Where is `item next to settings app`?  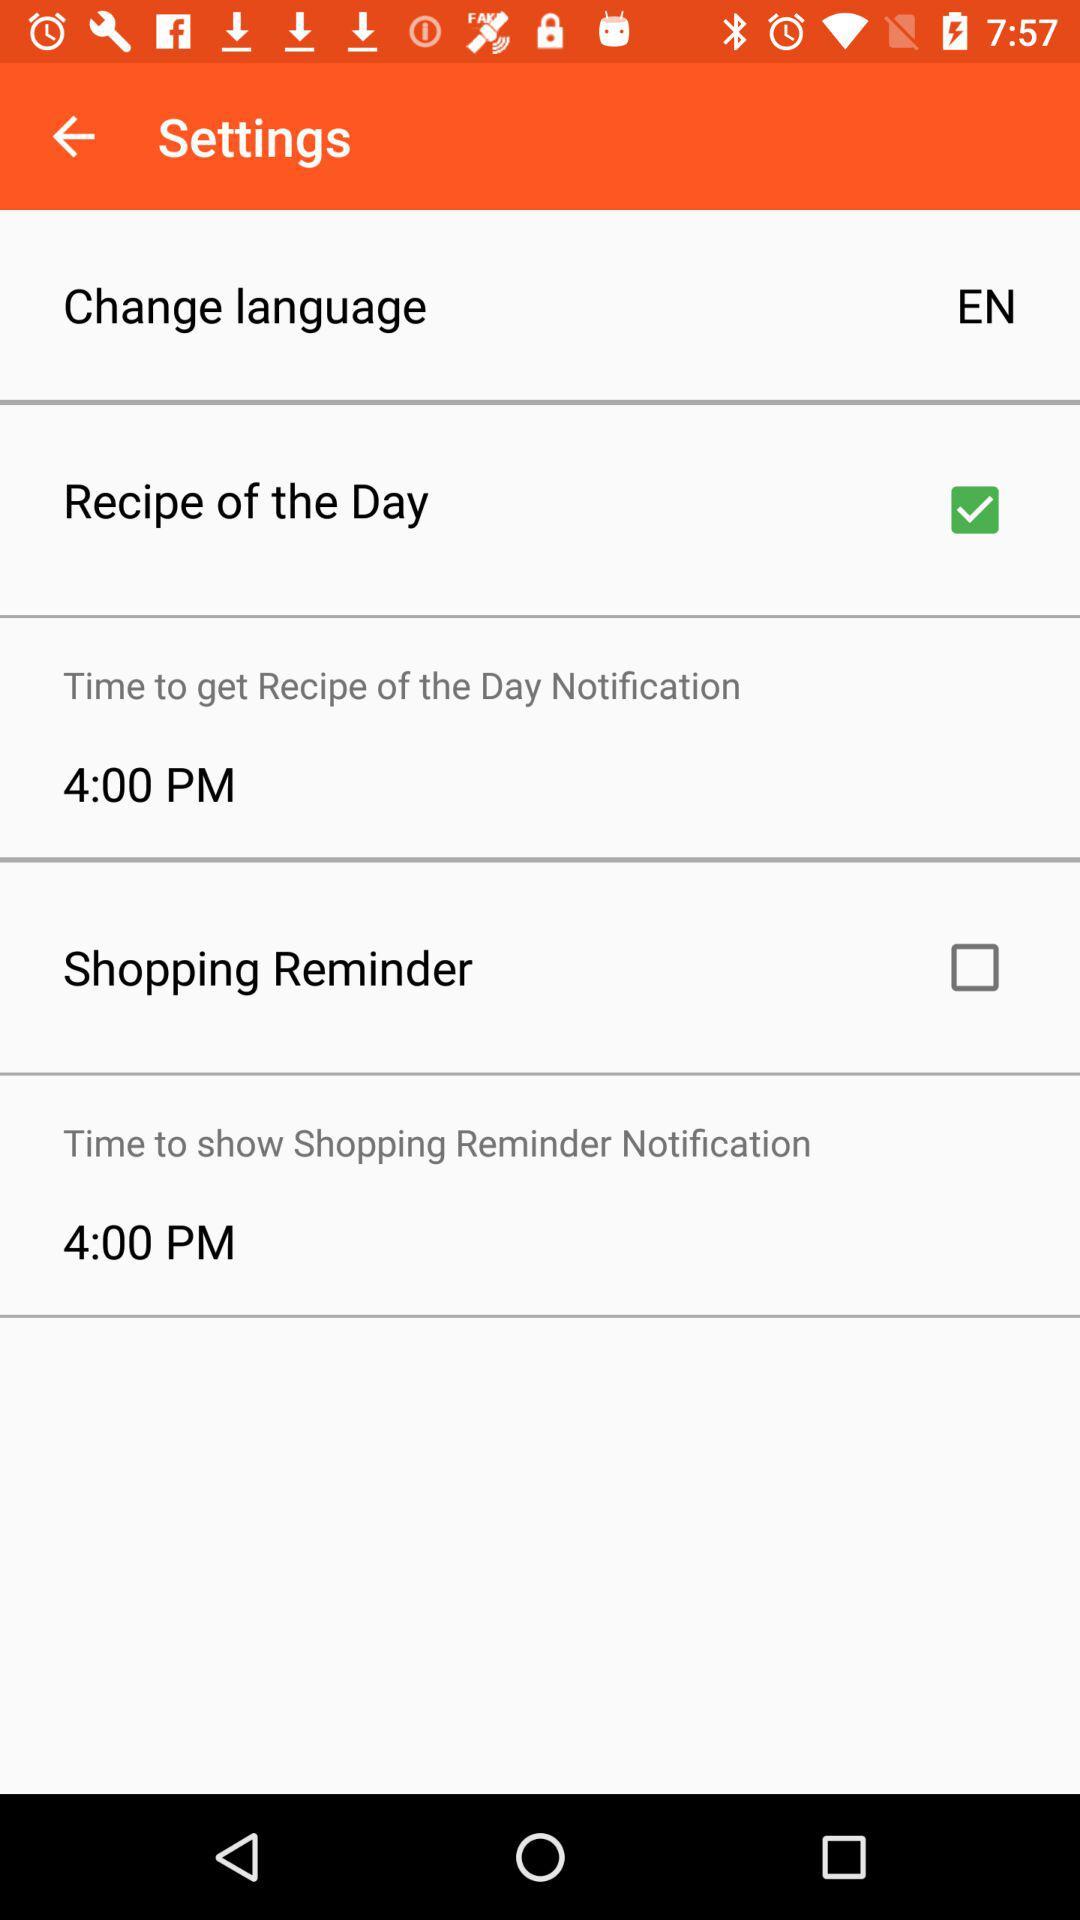
item next to settings app is located at coordinates (72, 135).